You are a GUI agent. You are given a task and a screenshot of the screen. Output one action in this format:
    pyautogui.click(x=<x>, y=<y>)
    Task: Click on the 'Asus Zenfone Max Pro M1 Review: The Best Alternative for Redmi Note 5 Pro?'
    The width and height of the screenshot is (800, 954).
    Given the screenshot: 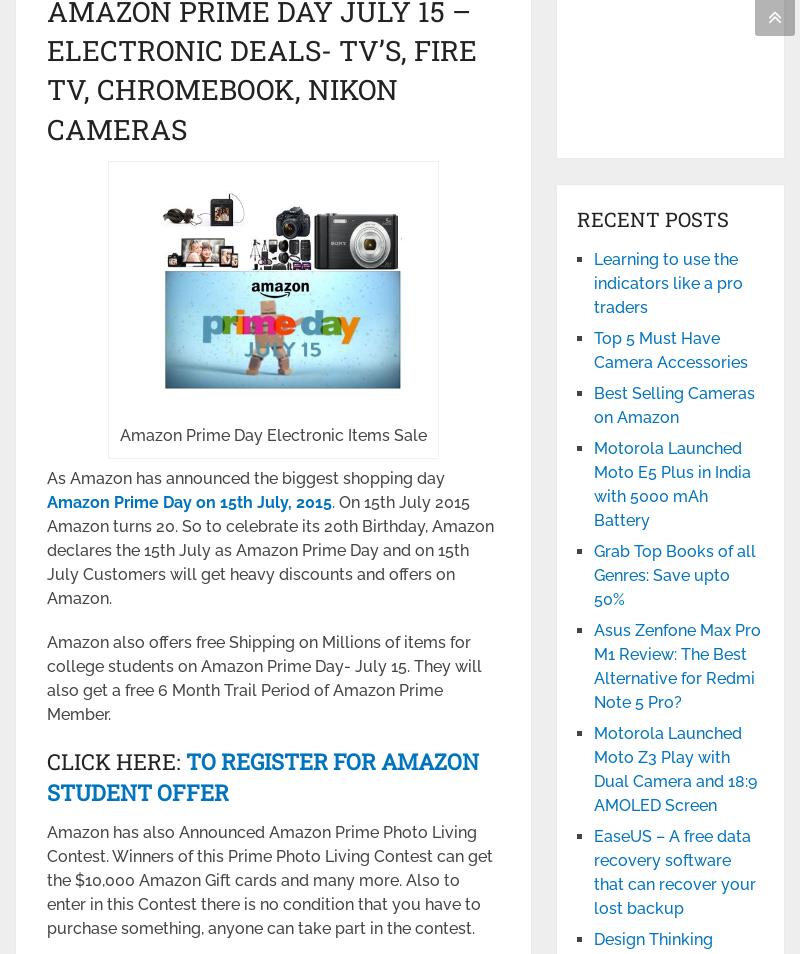 What is the action you would take?
    pyautogui.click(x=677, y=664)
    